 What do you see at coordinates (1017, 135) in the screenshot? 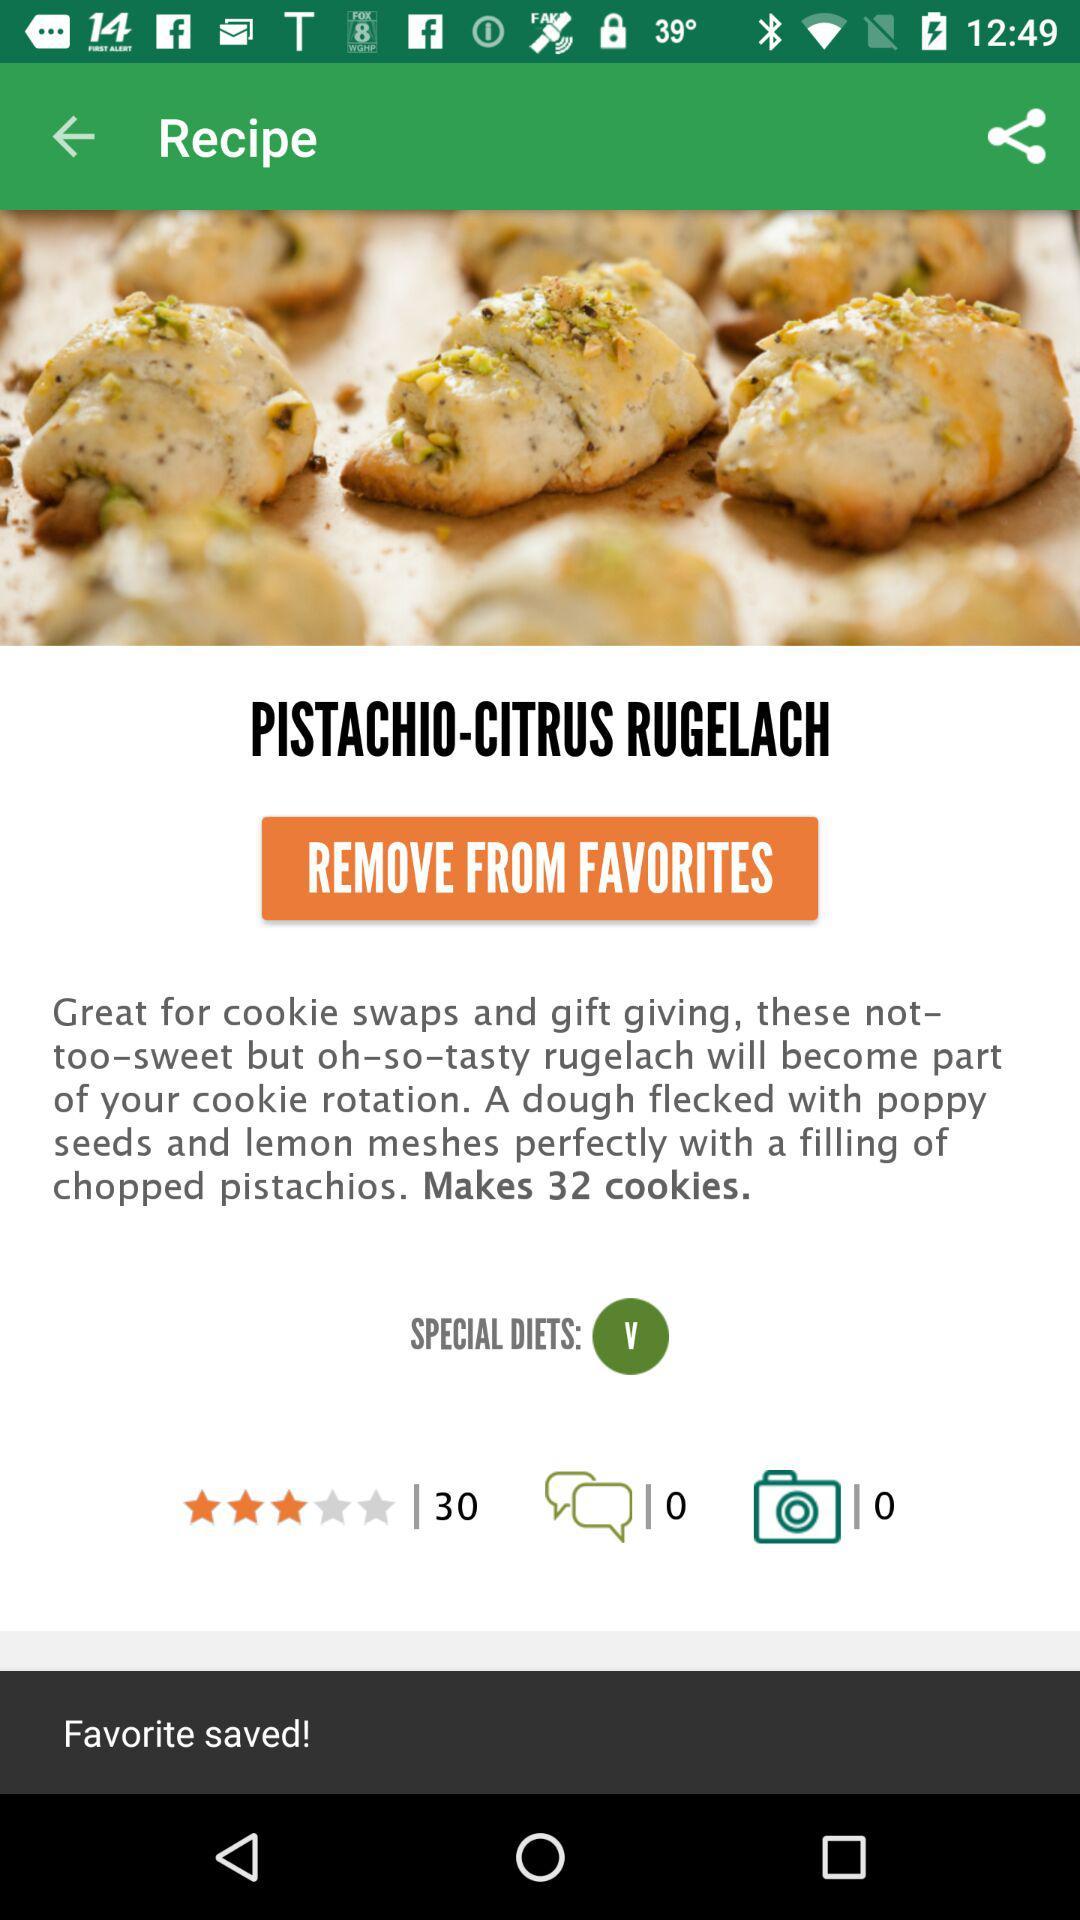
I see `the item next to recipe item` at bounding box center [1017, 135].